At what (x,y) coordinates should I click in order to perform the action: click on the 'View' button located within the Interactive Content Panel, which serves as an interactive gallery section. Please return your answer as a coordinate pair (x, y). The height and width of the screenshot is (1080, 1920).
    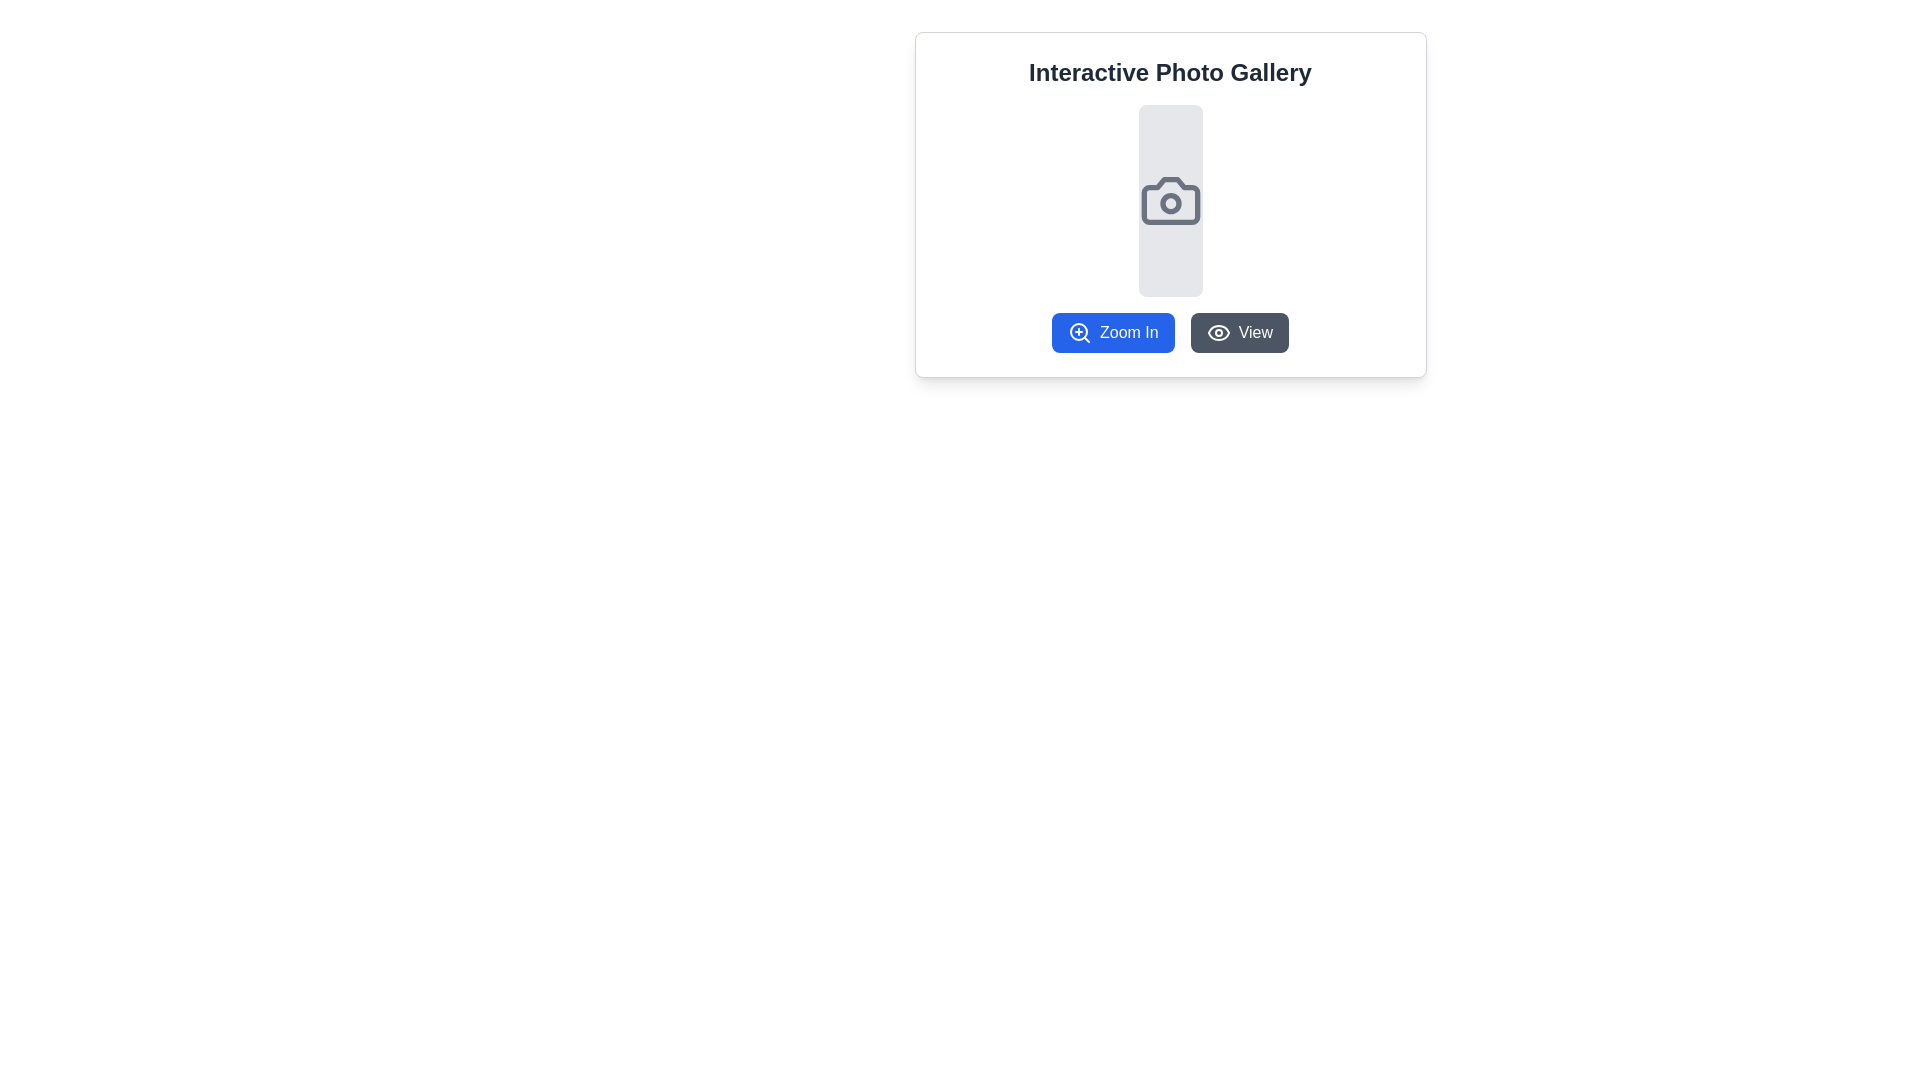
    Looking at the image, I should click on (1170, 204).